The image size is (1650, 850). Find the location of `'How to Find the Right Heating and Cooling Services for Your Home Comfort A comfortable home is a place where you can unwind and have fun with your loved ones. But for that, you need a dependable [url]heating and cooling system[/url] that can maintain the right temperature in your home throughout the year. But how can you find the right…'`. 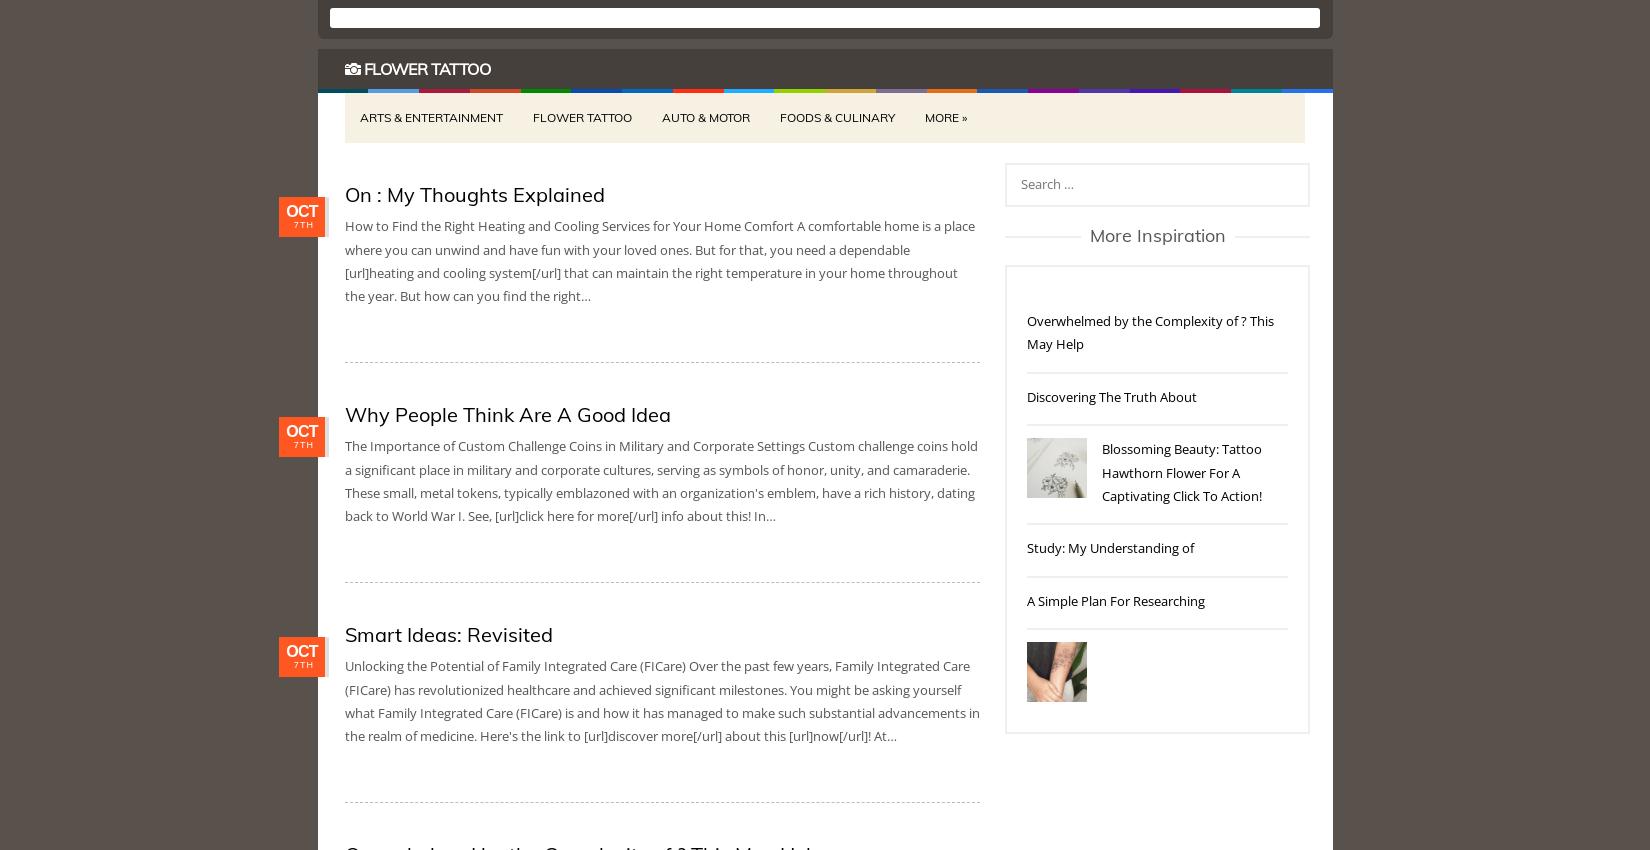

'How to Find the Right Heating and Cooling Services for Your Home Comfort A comfortable home is a place where you can unwind and have fun with your loved ones. But for that, you need a dependable [url]heating and cooling system[/url] that can maintain the right temperature in your home throughout the year. But how can you find the right…' is located at coordinates (659, 260).